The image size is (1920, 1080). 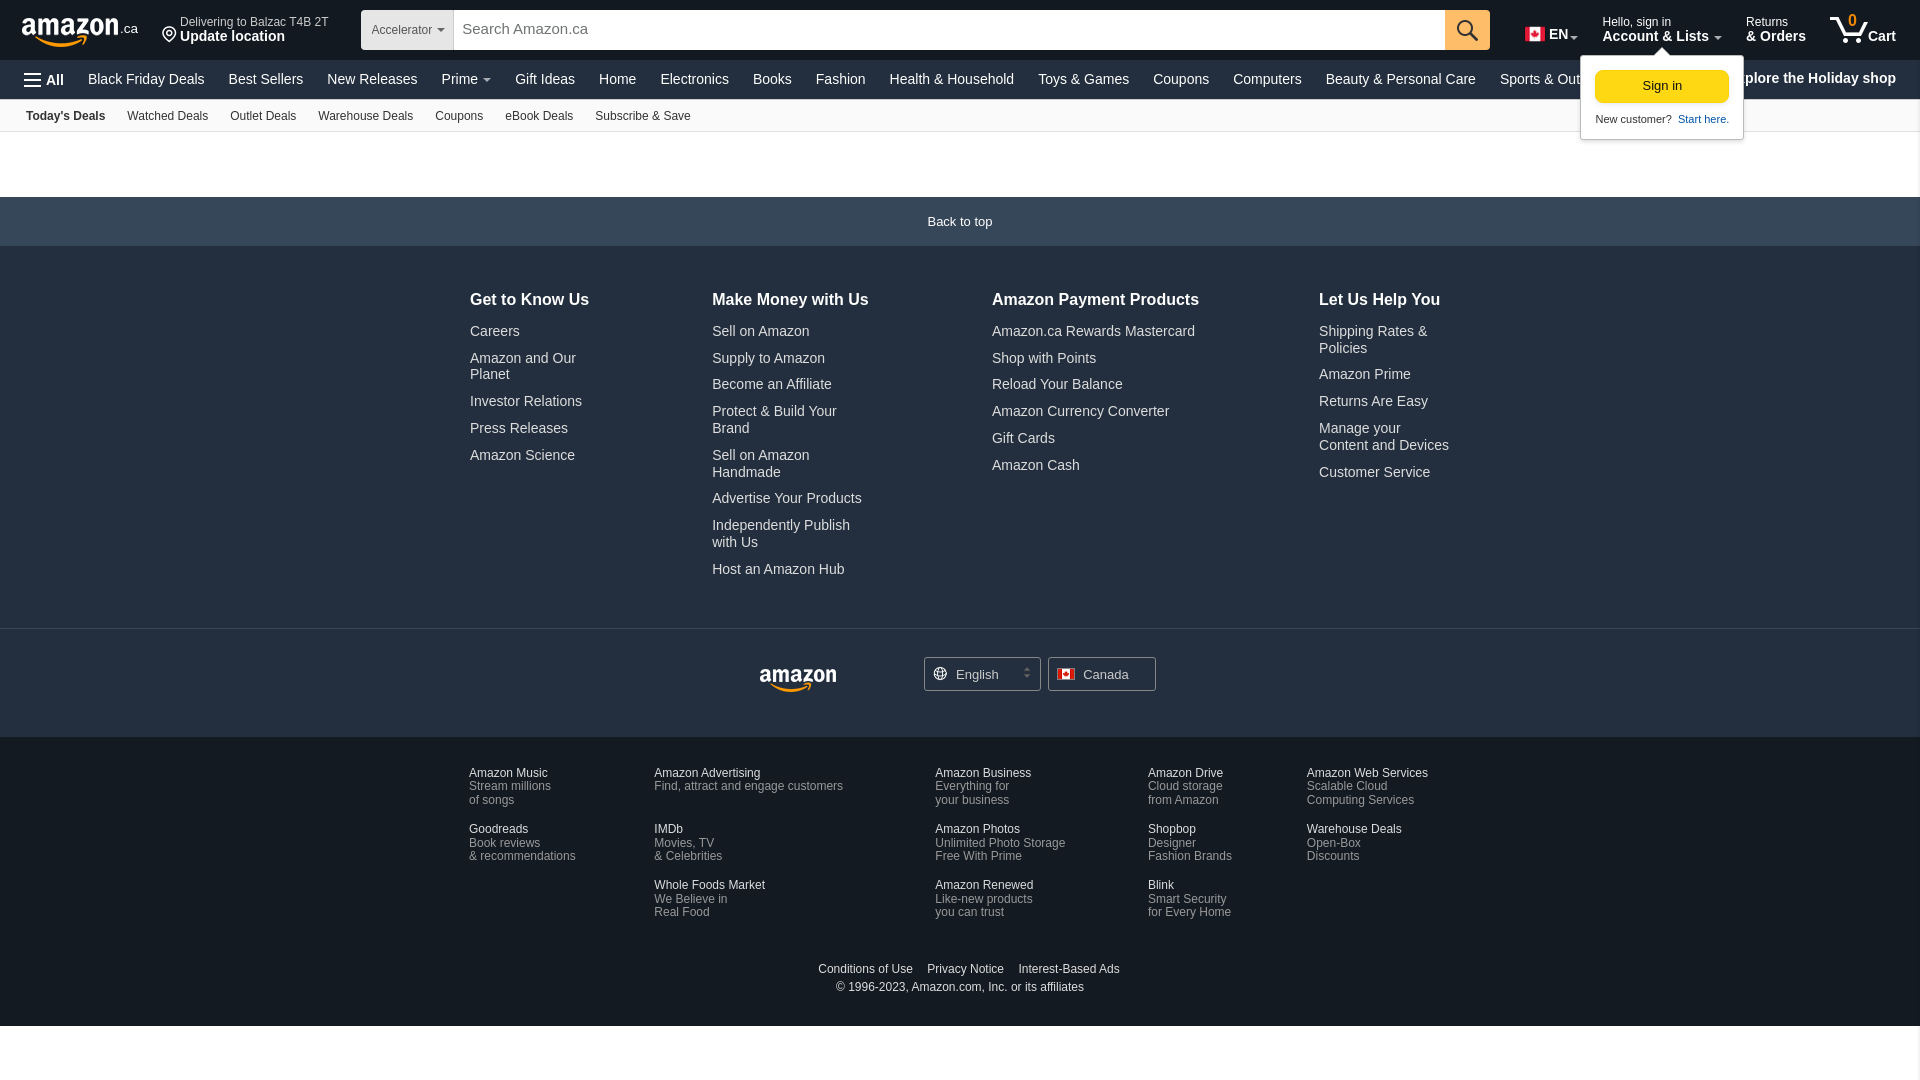 What do you see at coordinates (167, 115) in the screenshot?
I see `'Watched Deals'` at bounding box center [167, 115].